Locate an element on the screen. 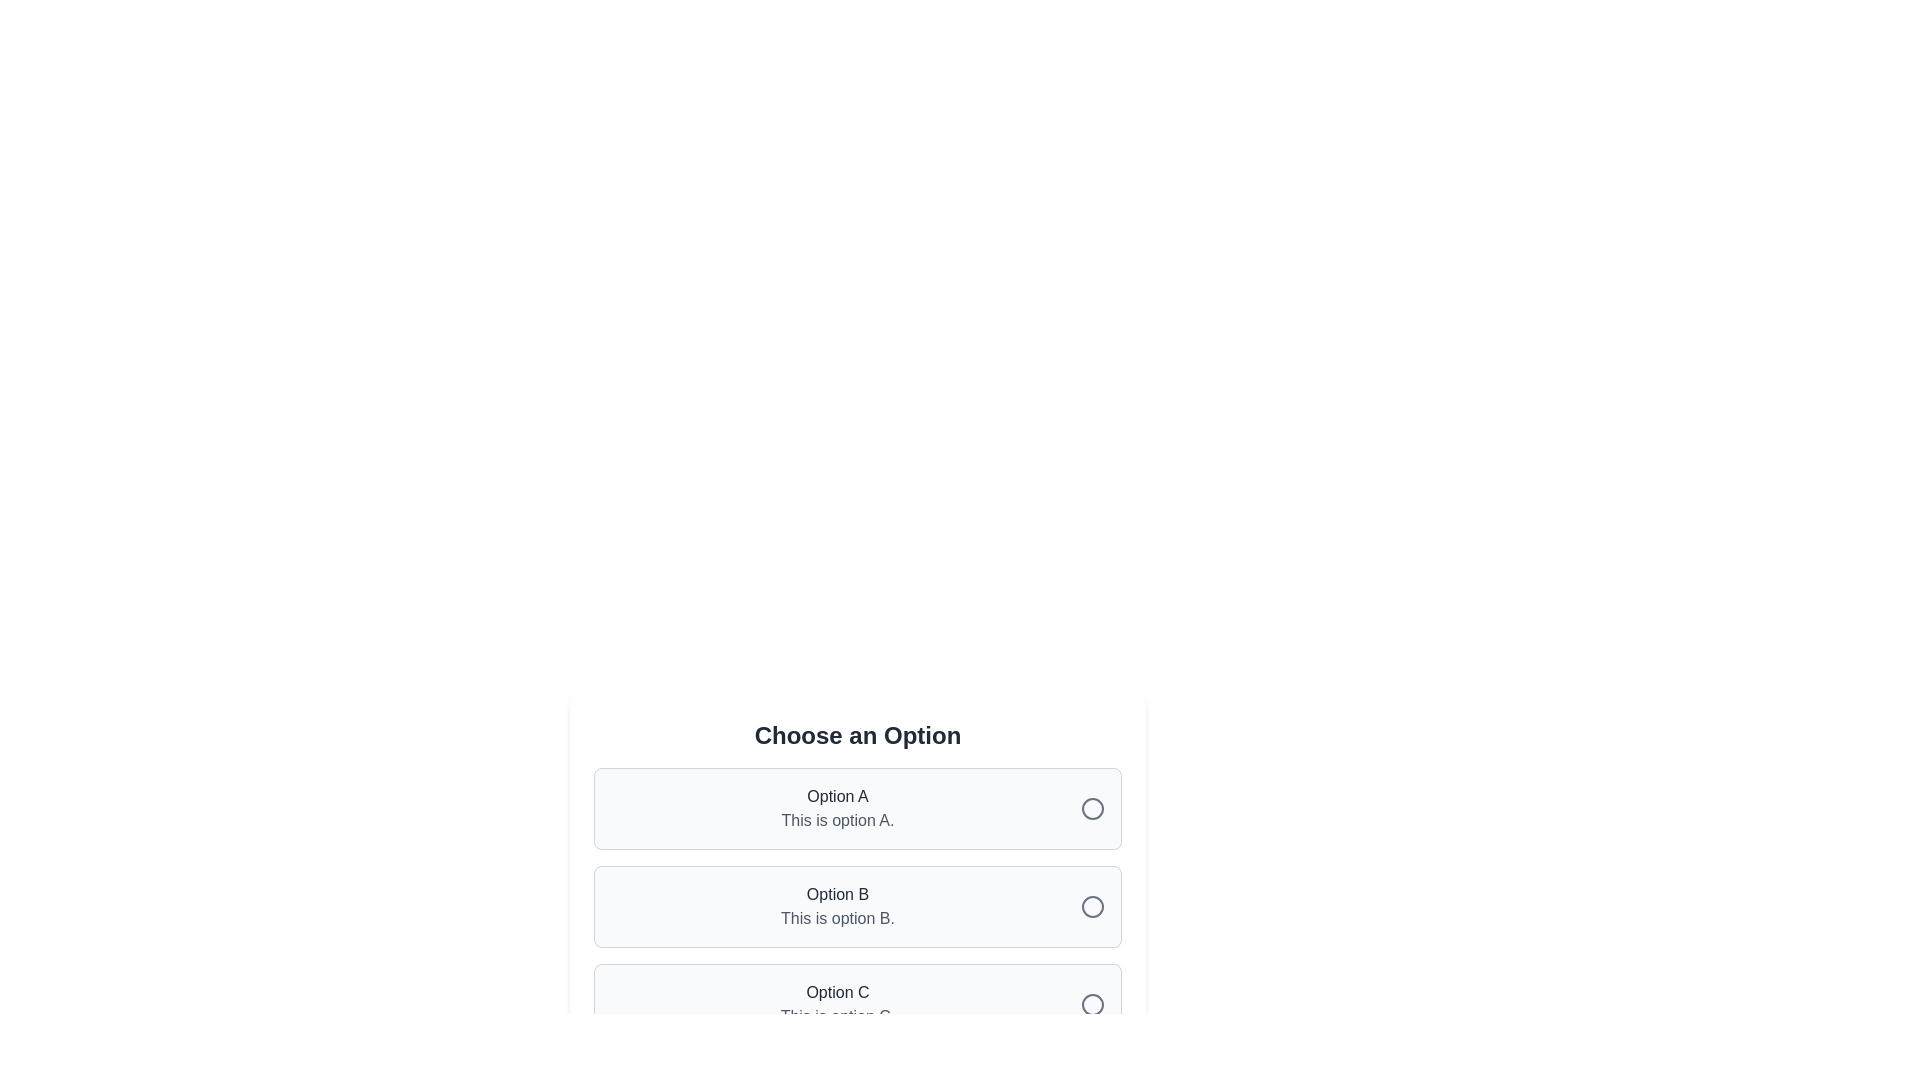 The width and height of the screenshot is (1920, 1080). the circular gray icon located in the top-right corner of the 'Option A' block, which has a stroke circle design and denotes a neutral state is located at coordinates (1092, 808).